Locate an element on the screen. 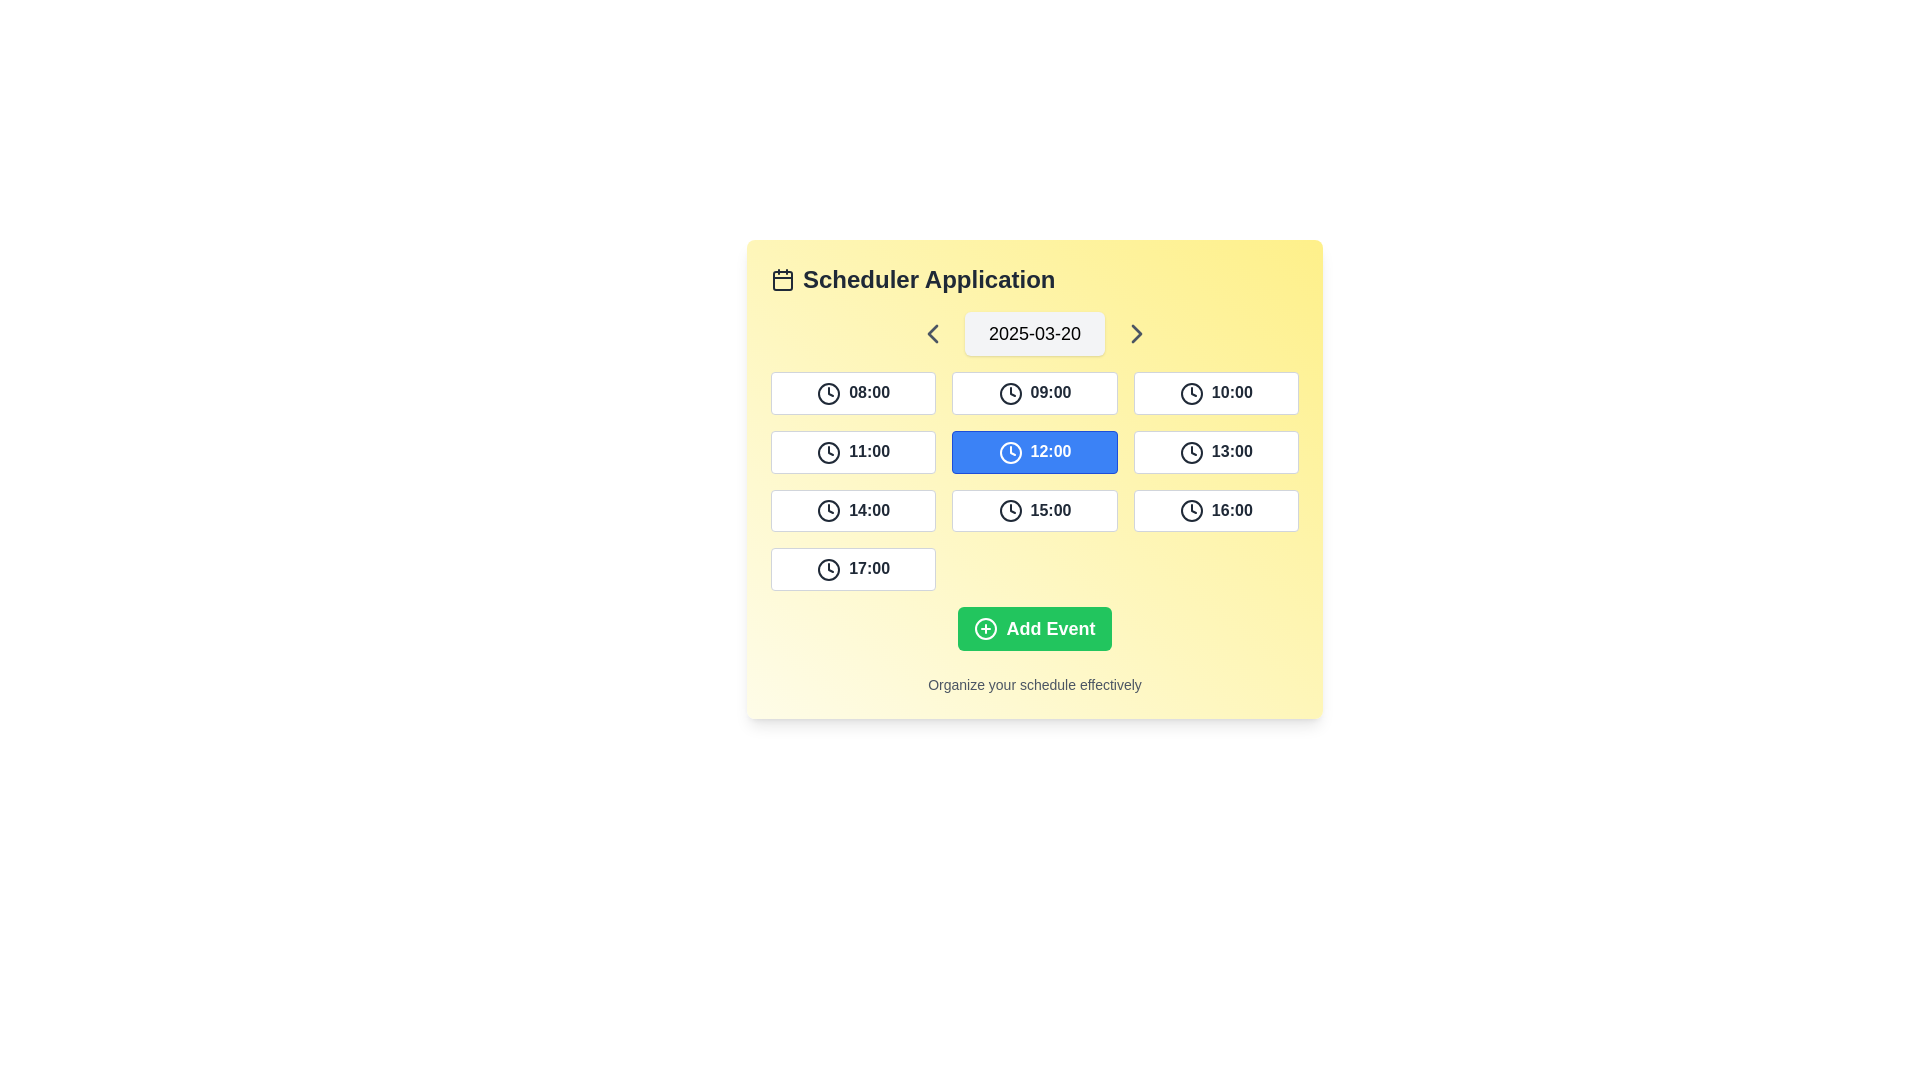 The image size is (1920, 1080). the circular shape within the clock icon located at the '10:00' time slot in the scheduler grid is located at coordinates (1191, 393).